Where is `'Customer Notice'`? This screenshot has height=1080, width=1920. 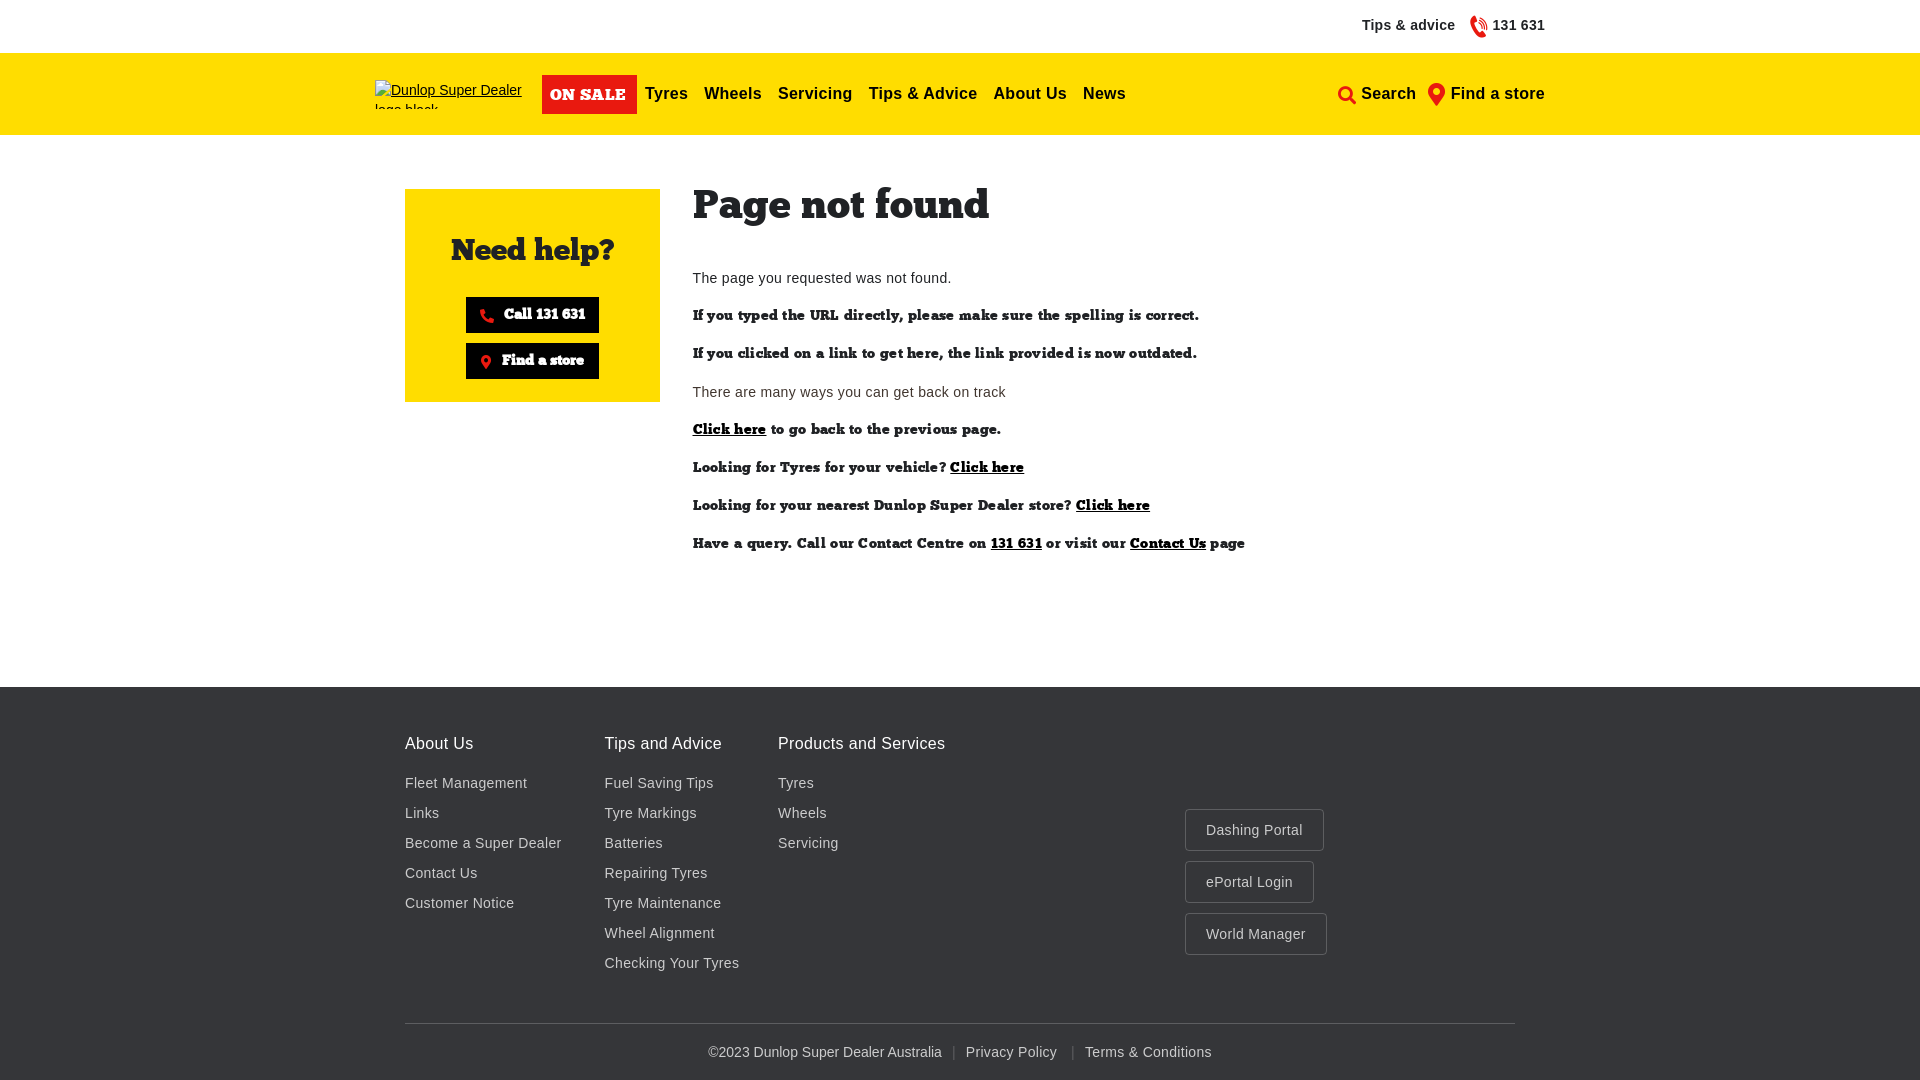 'Customer Notice' is located at coordinates (458, 902).